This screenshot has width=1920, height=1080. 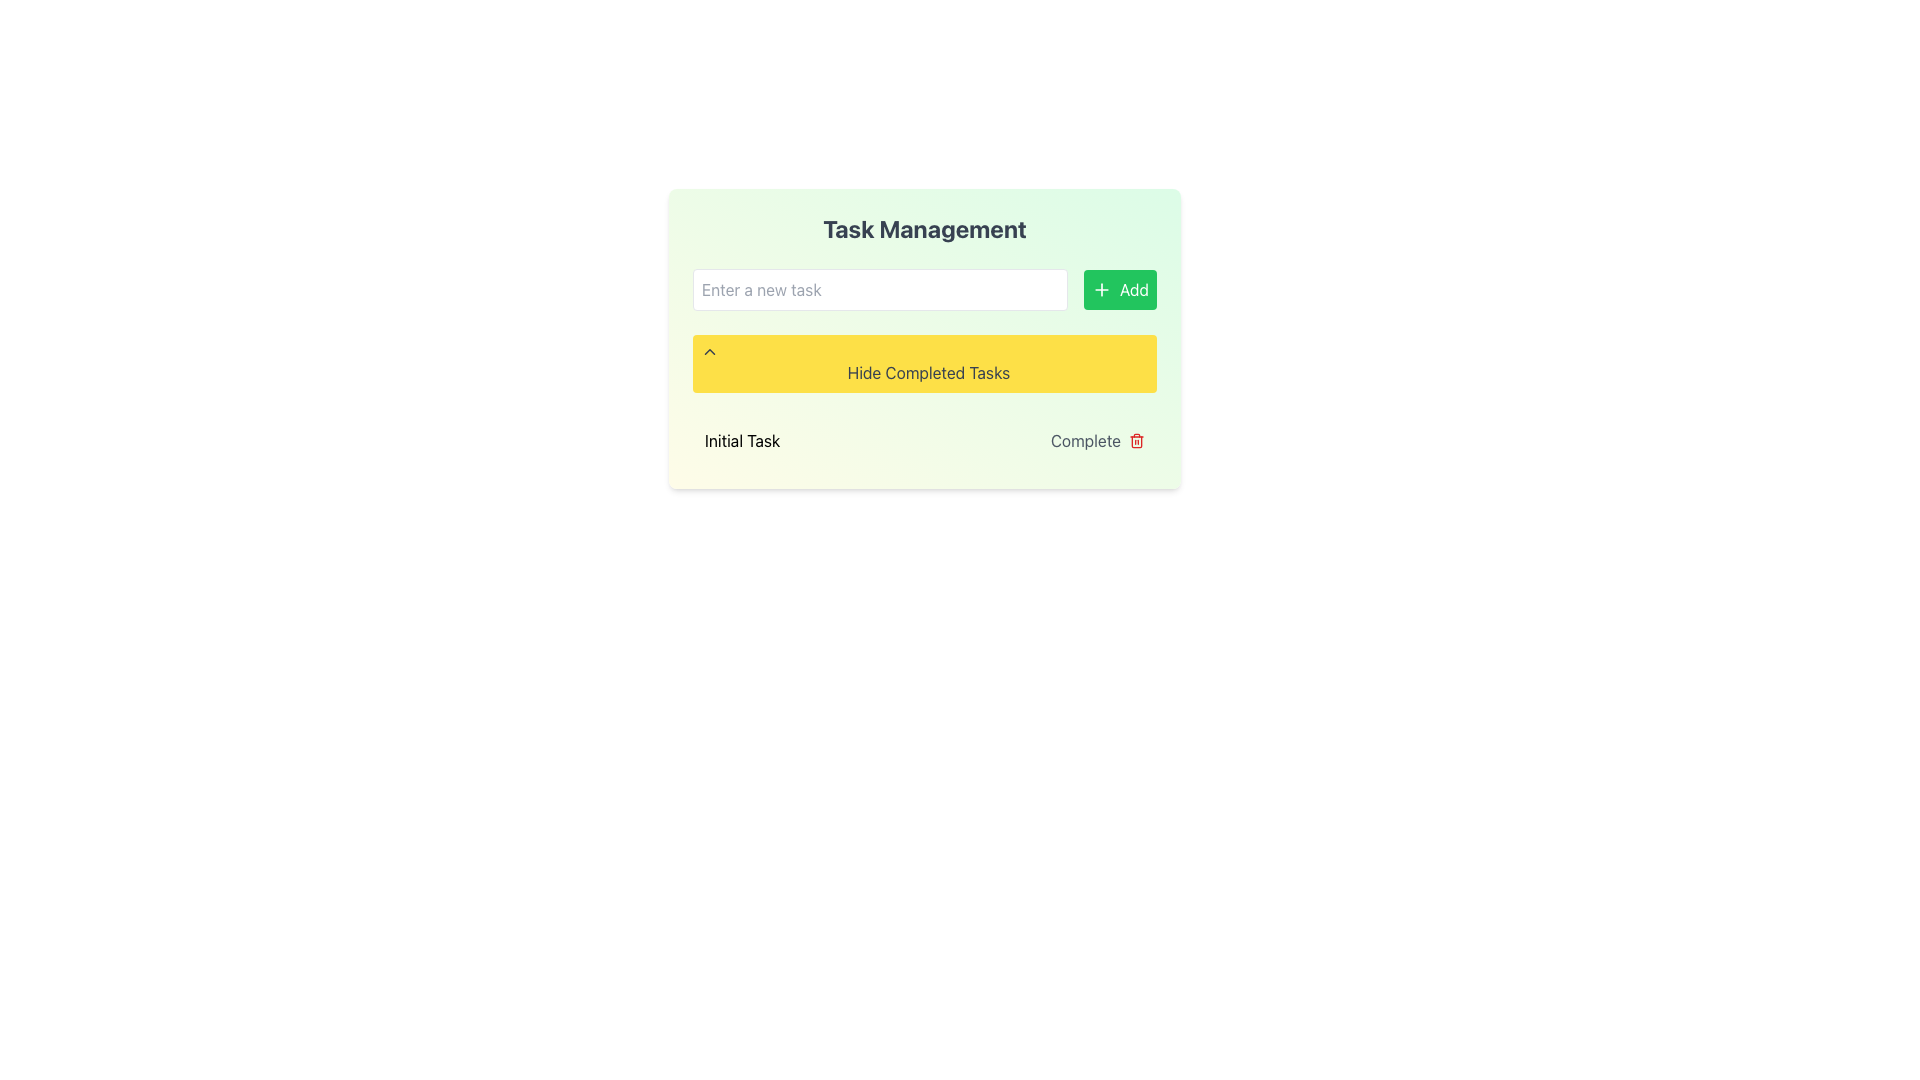 I want to click on the button that marks the task 'Initial Task' as completed, located to the right of the task text and before the trash can icon, so click(x=1084, y=439).